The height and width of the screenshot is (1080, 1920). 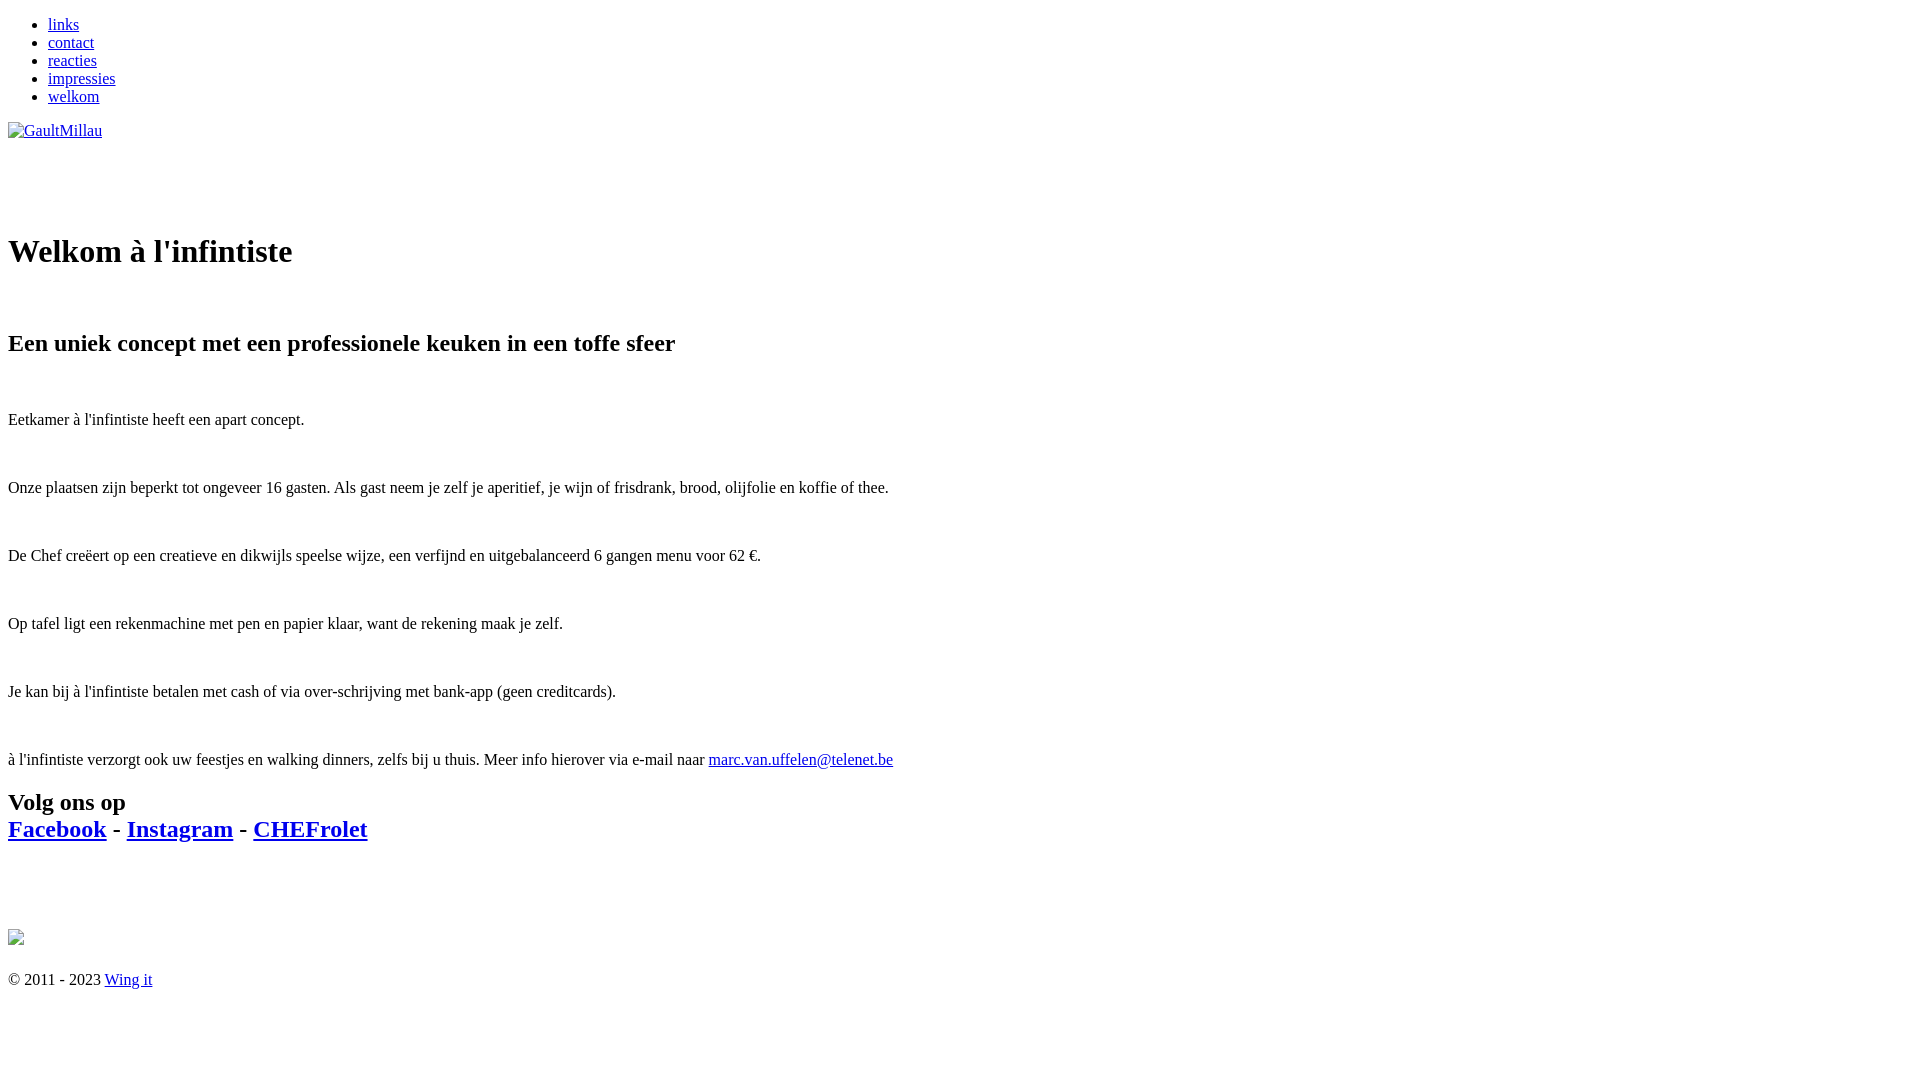 I want to click on 'Instagram', so click(x=180, y=829).